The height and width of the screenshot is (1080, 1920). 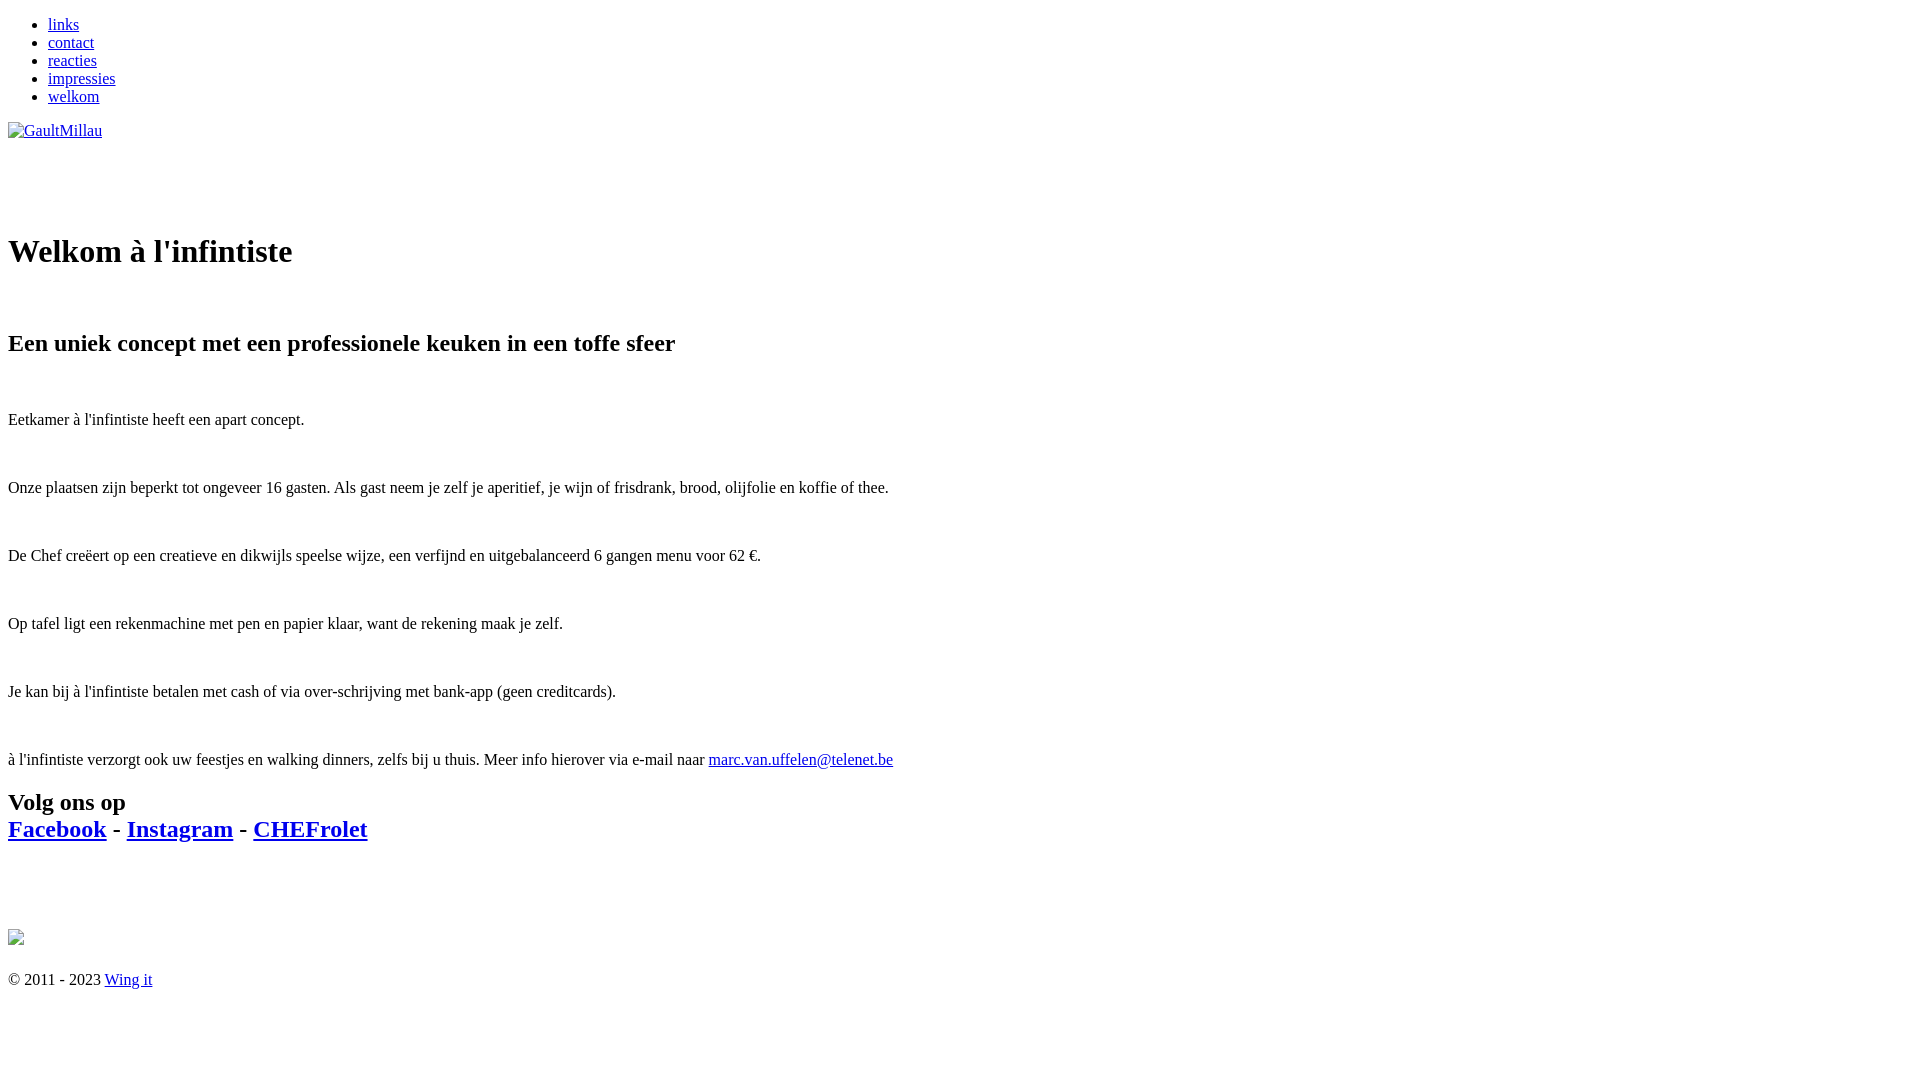 I want to click on 'Instagram', so click(x=180, y=829).